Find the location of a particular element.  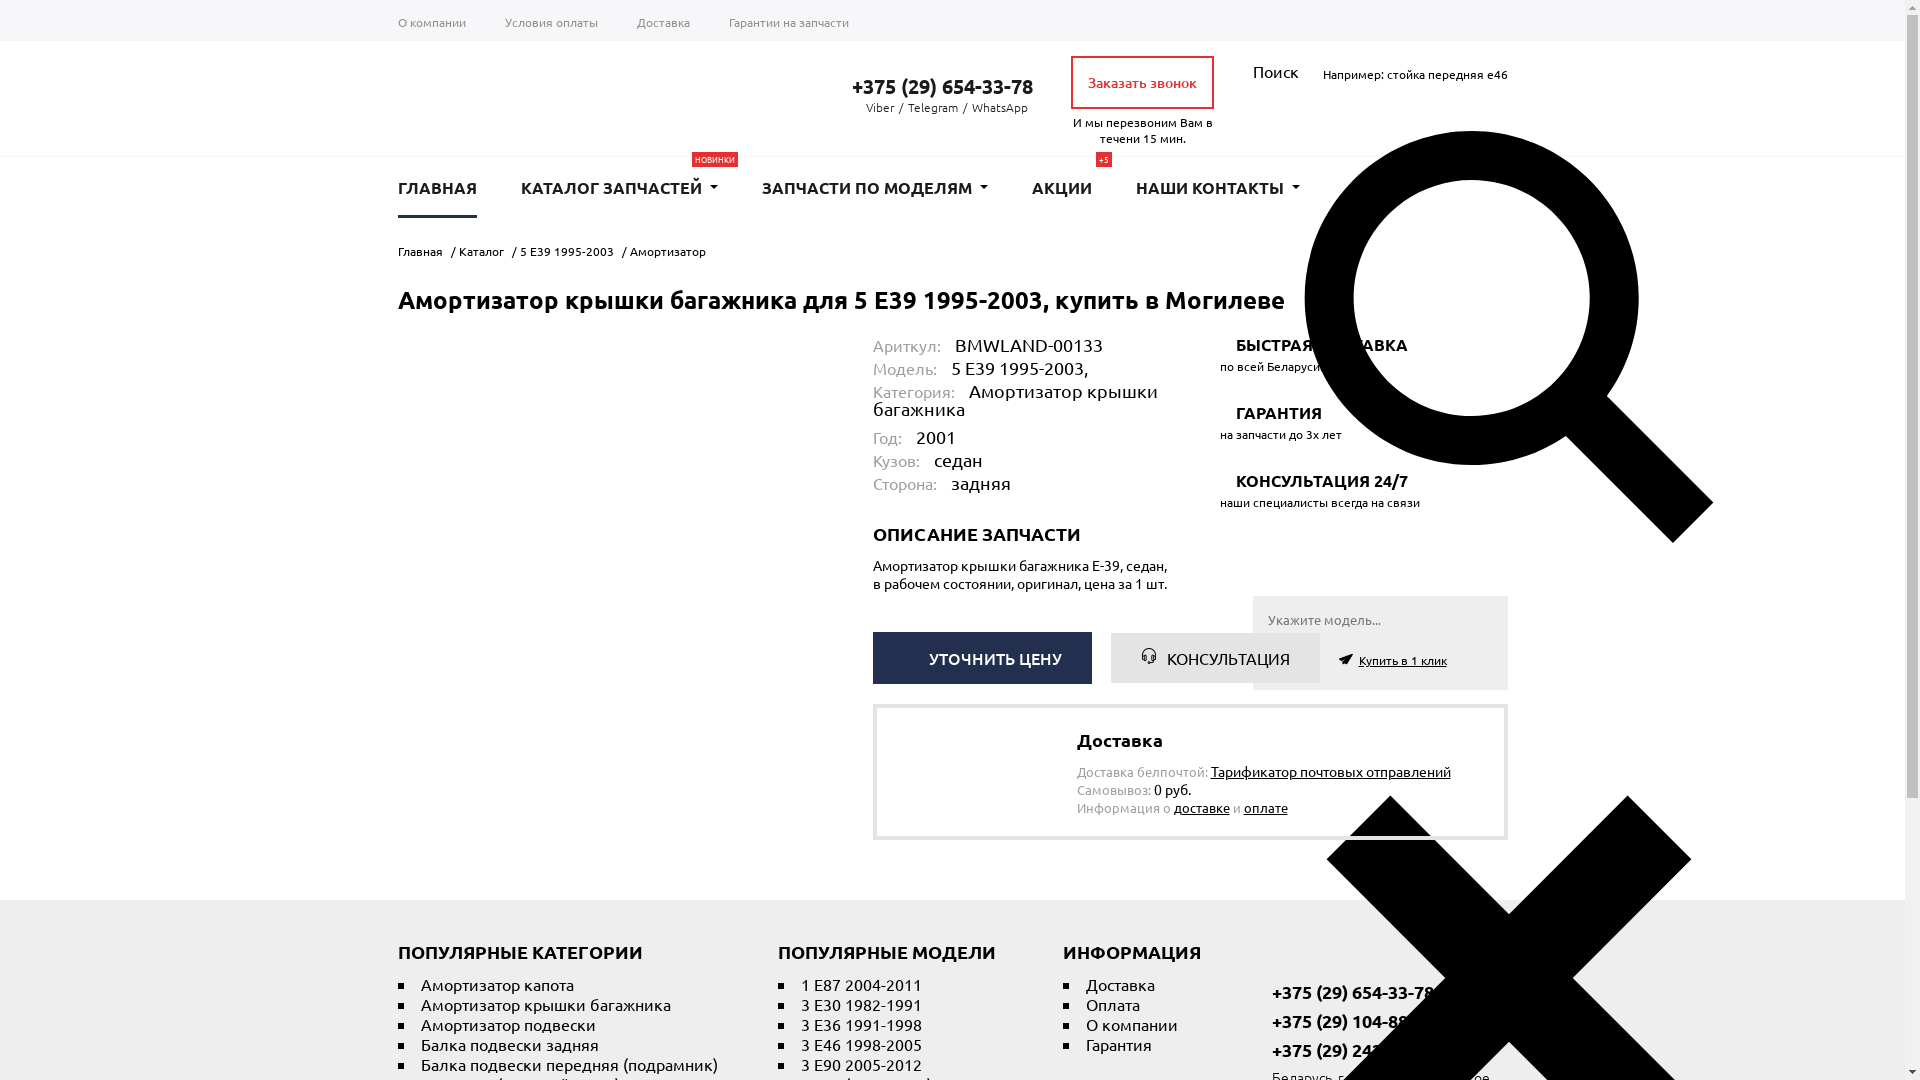

'Viber' is located at coordinates (879, 107).